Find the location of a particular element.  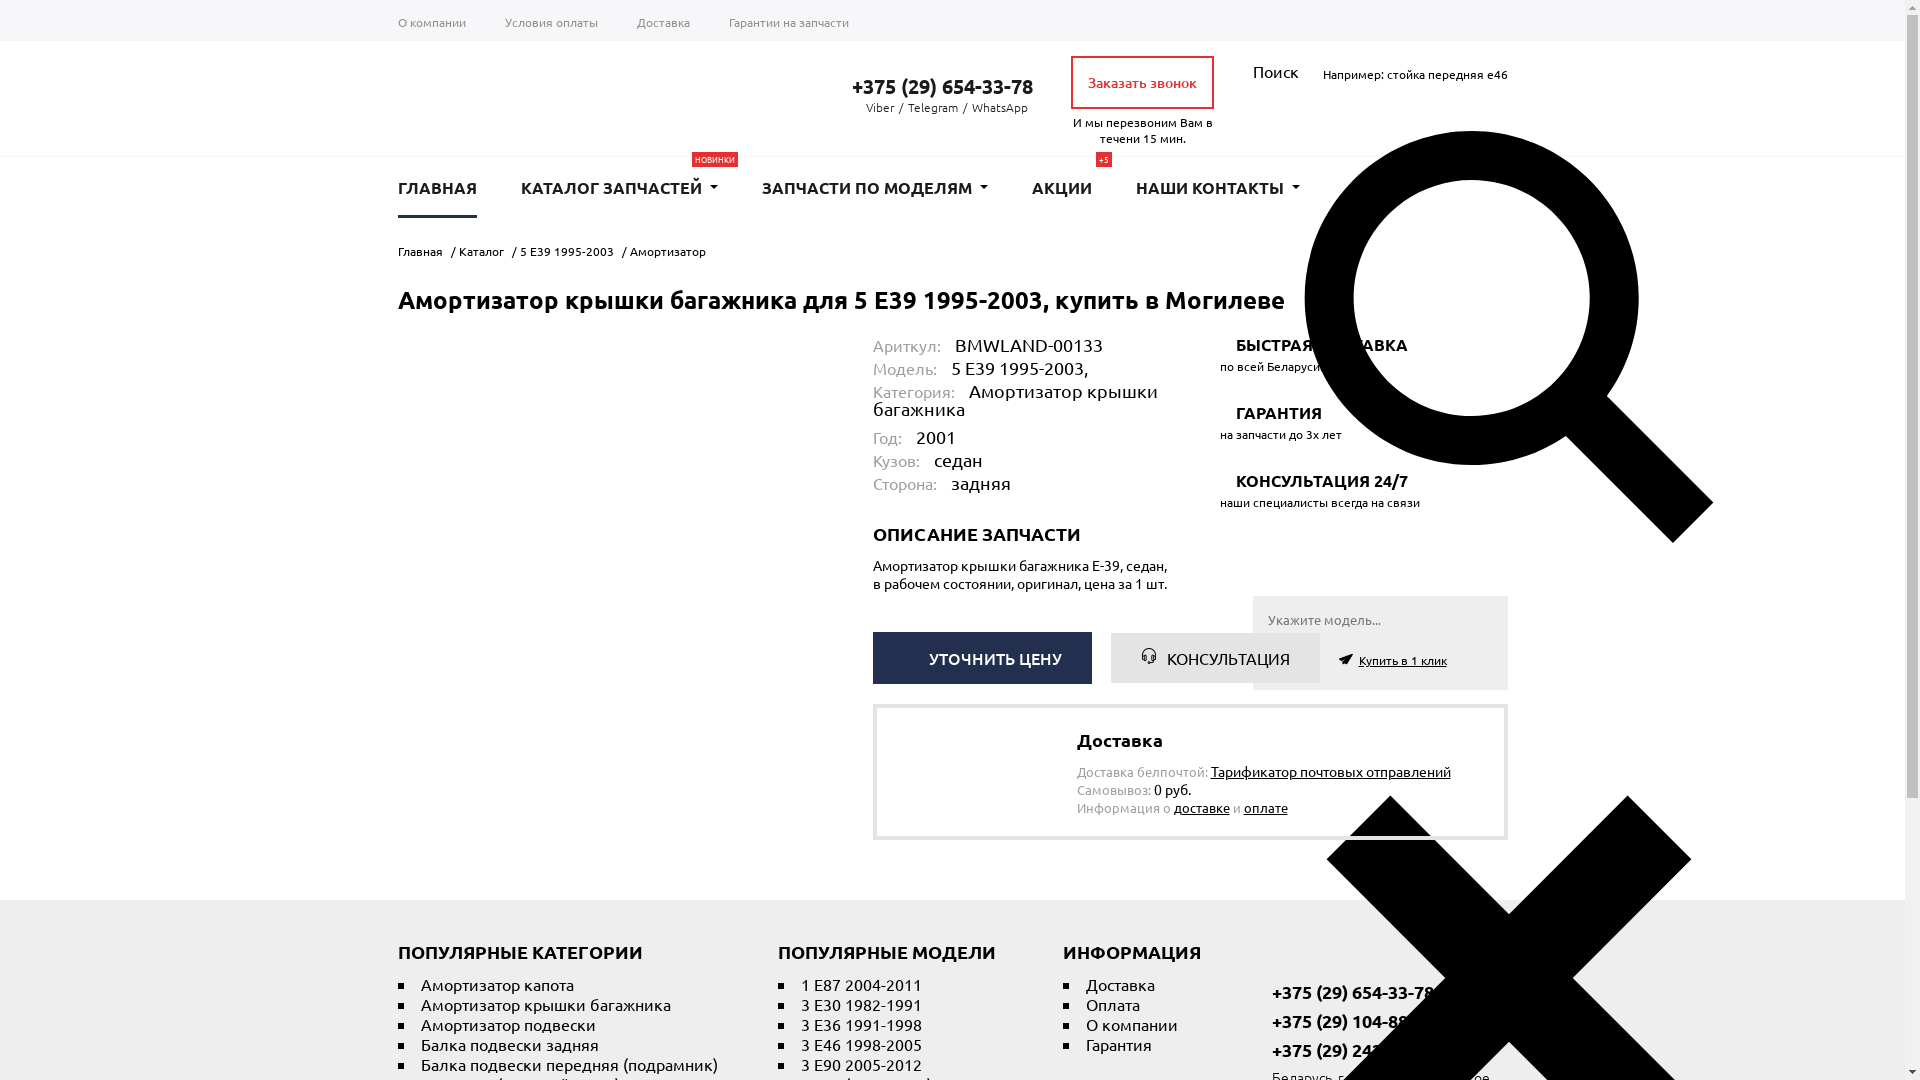

'Viber' is located at coordinates (879, 107).